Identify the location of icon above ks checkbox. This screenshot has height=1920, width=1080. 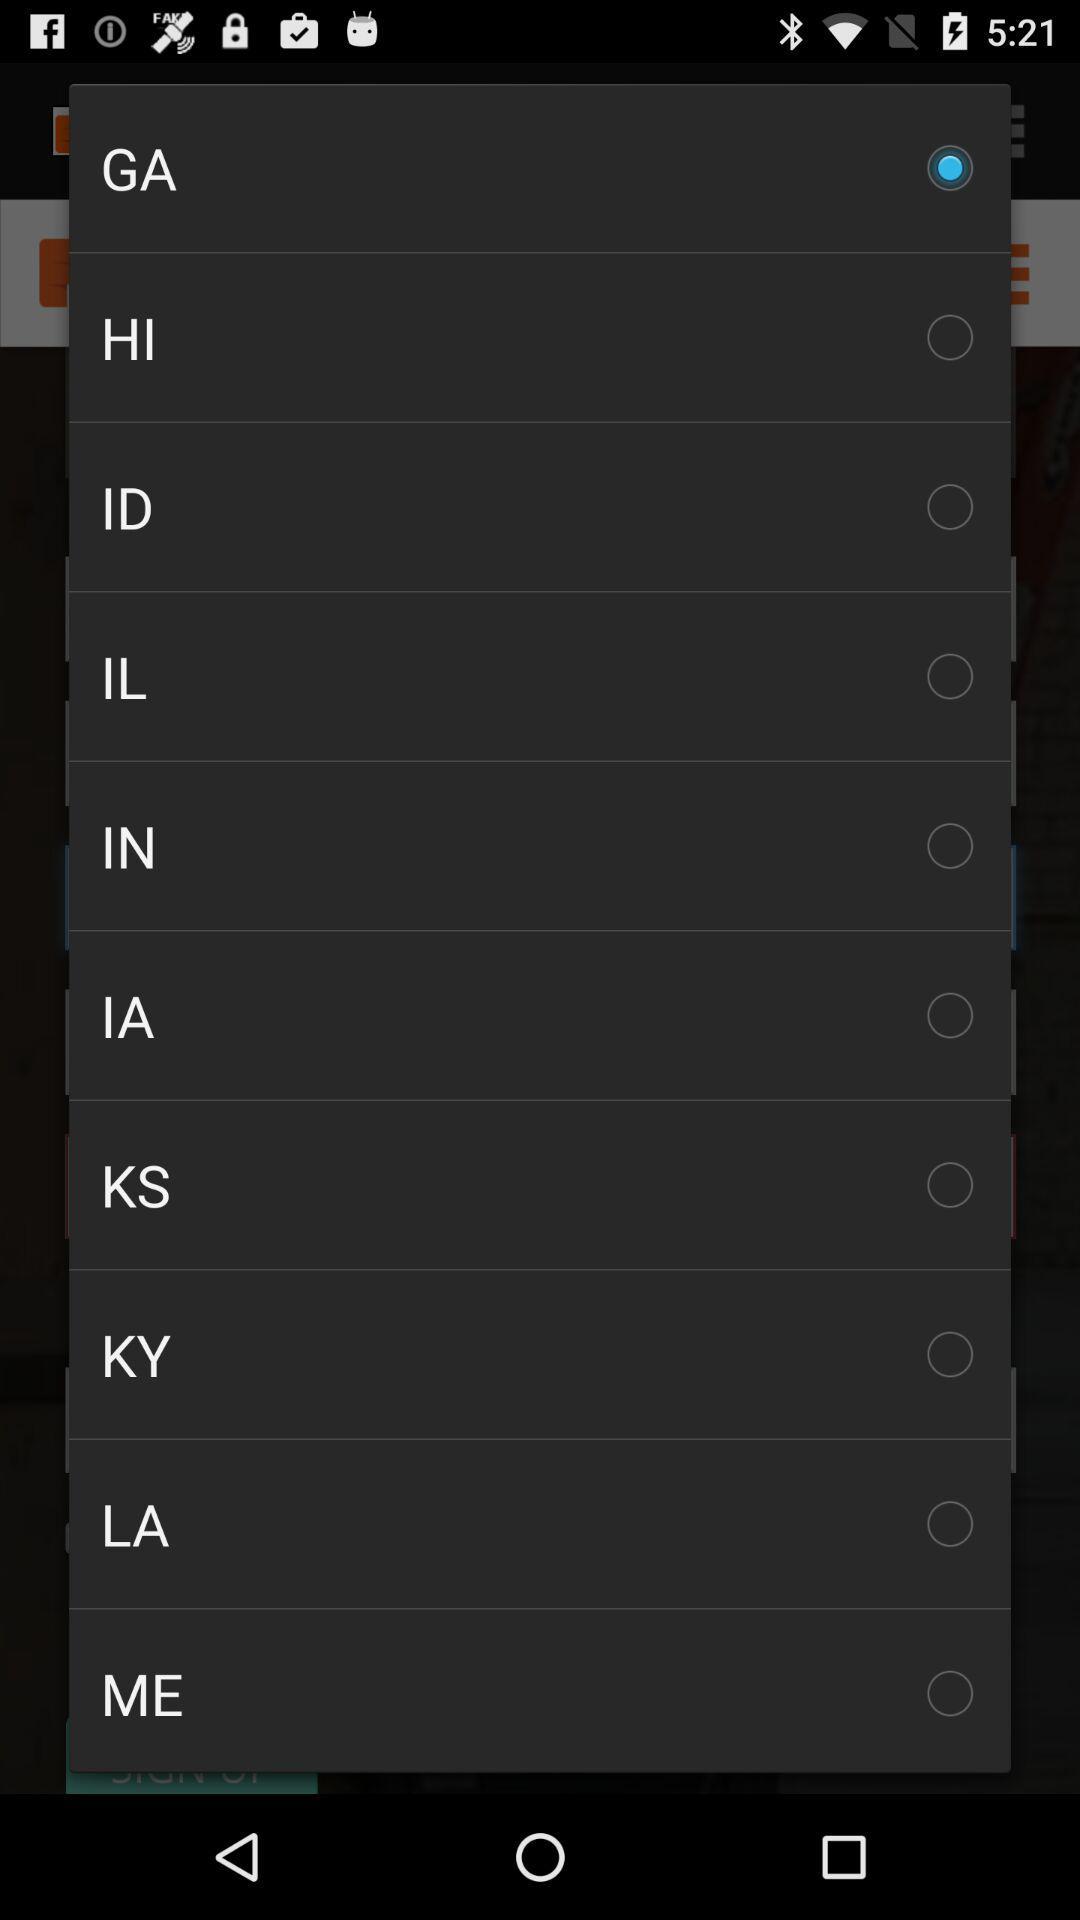
(540, 1015).